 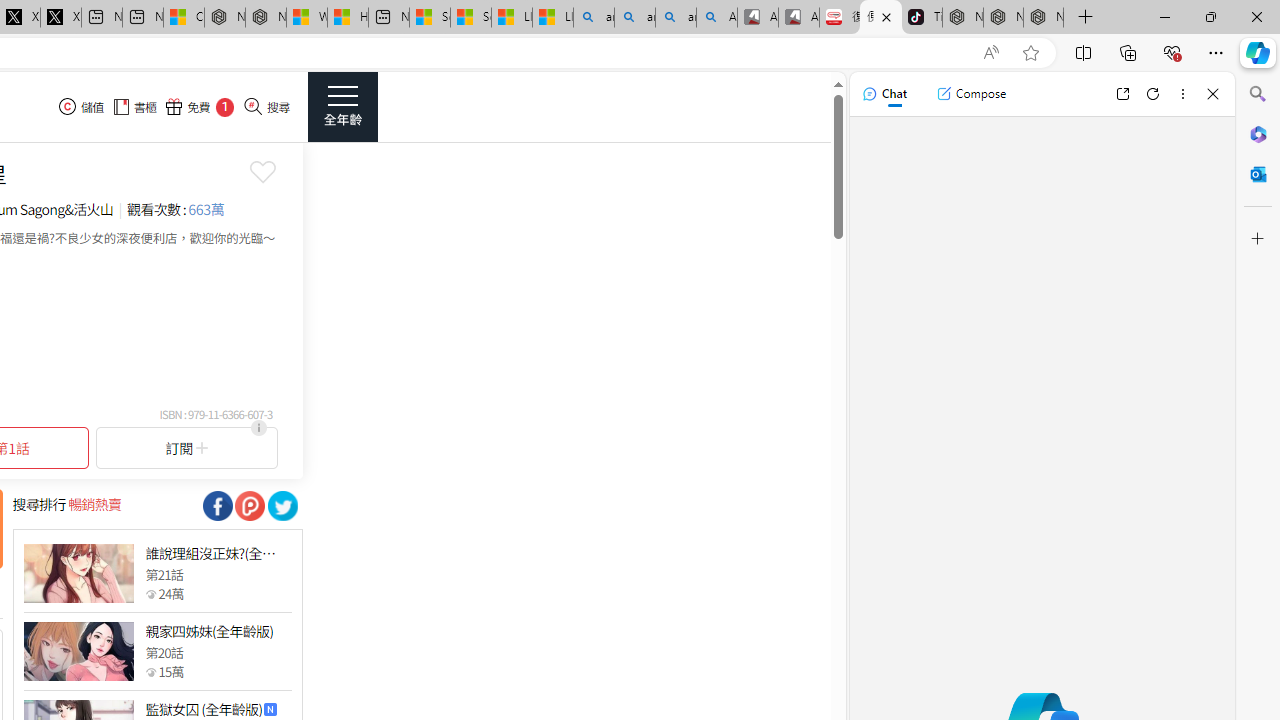 What do you see at coordinates (971, 93) in the screenshot?
I see `'Compose'` at bounding box center [971, 93].